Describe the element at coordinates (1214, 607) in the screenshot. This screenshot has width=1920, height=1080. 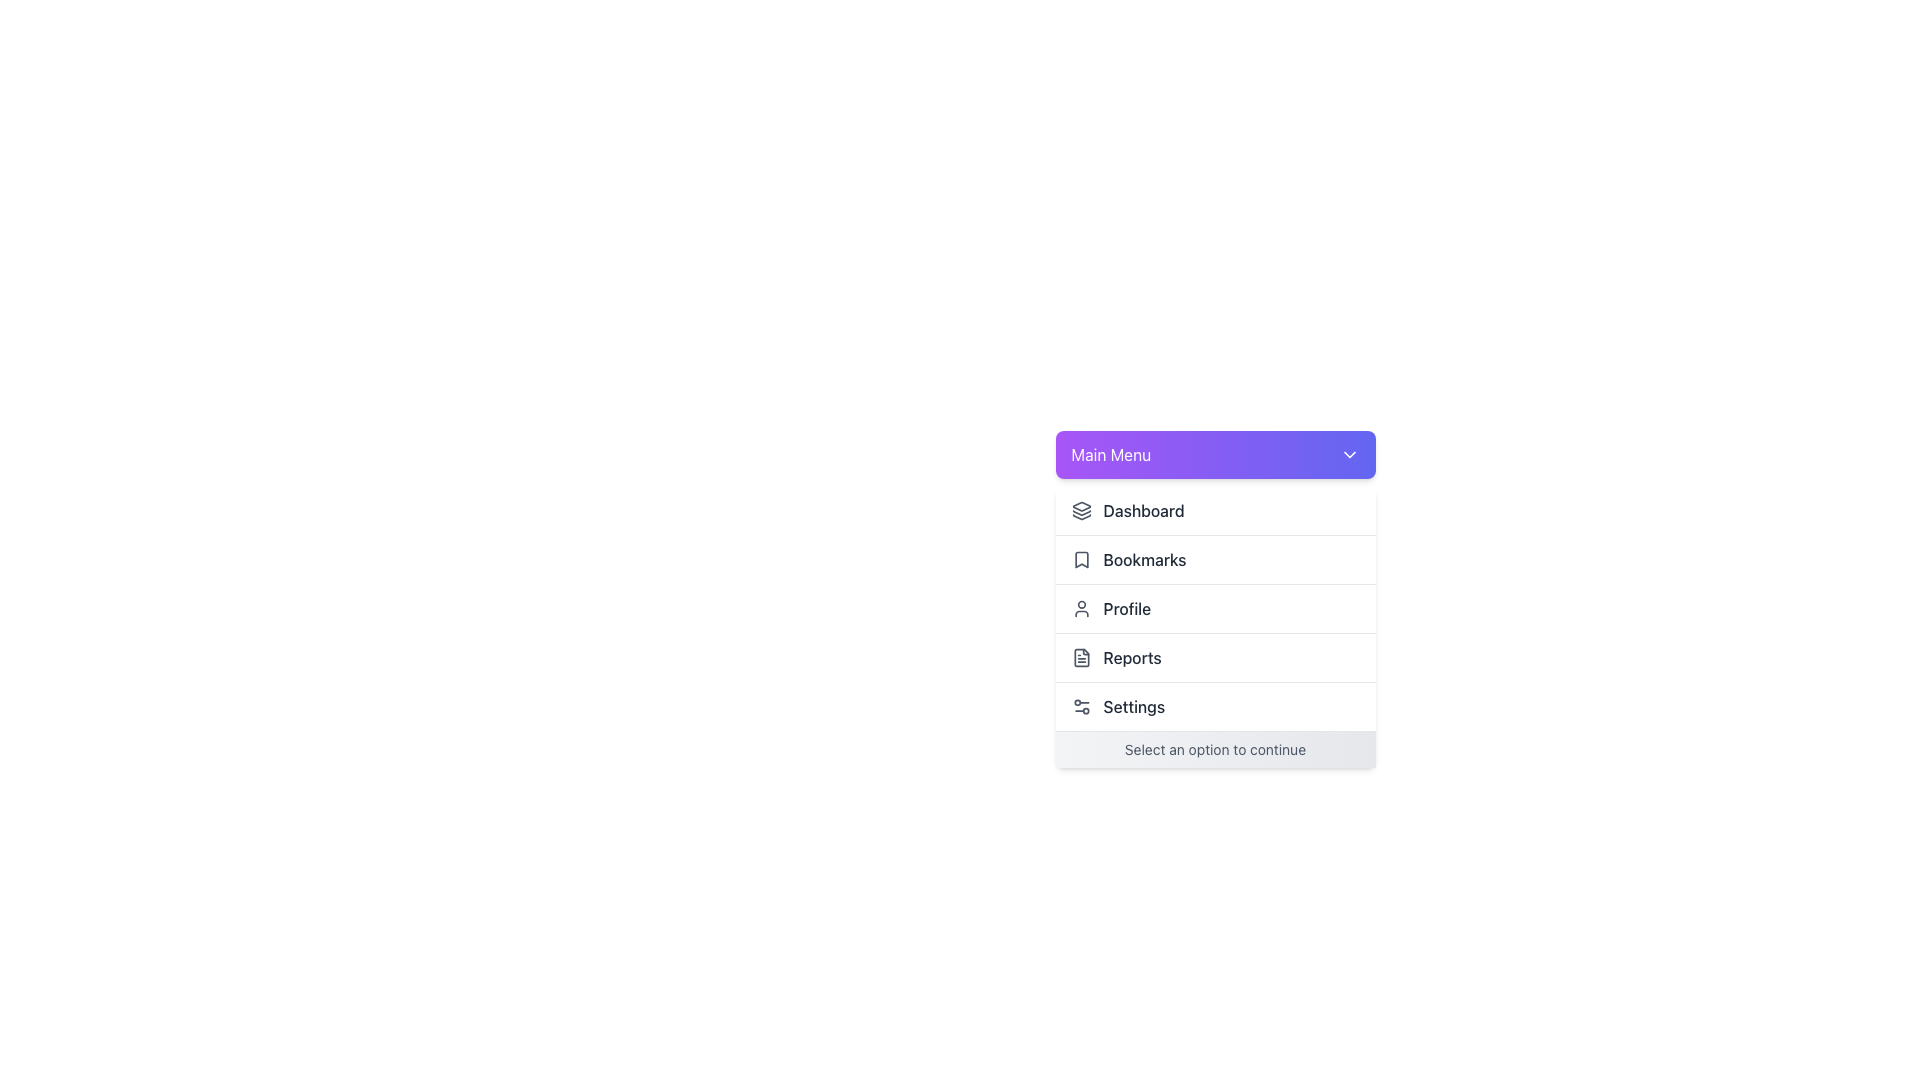
I see `the 'Profile' menu item, which is the third item` at that location.